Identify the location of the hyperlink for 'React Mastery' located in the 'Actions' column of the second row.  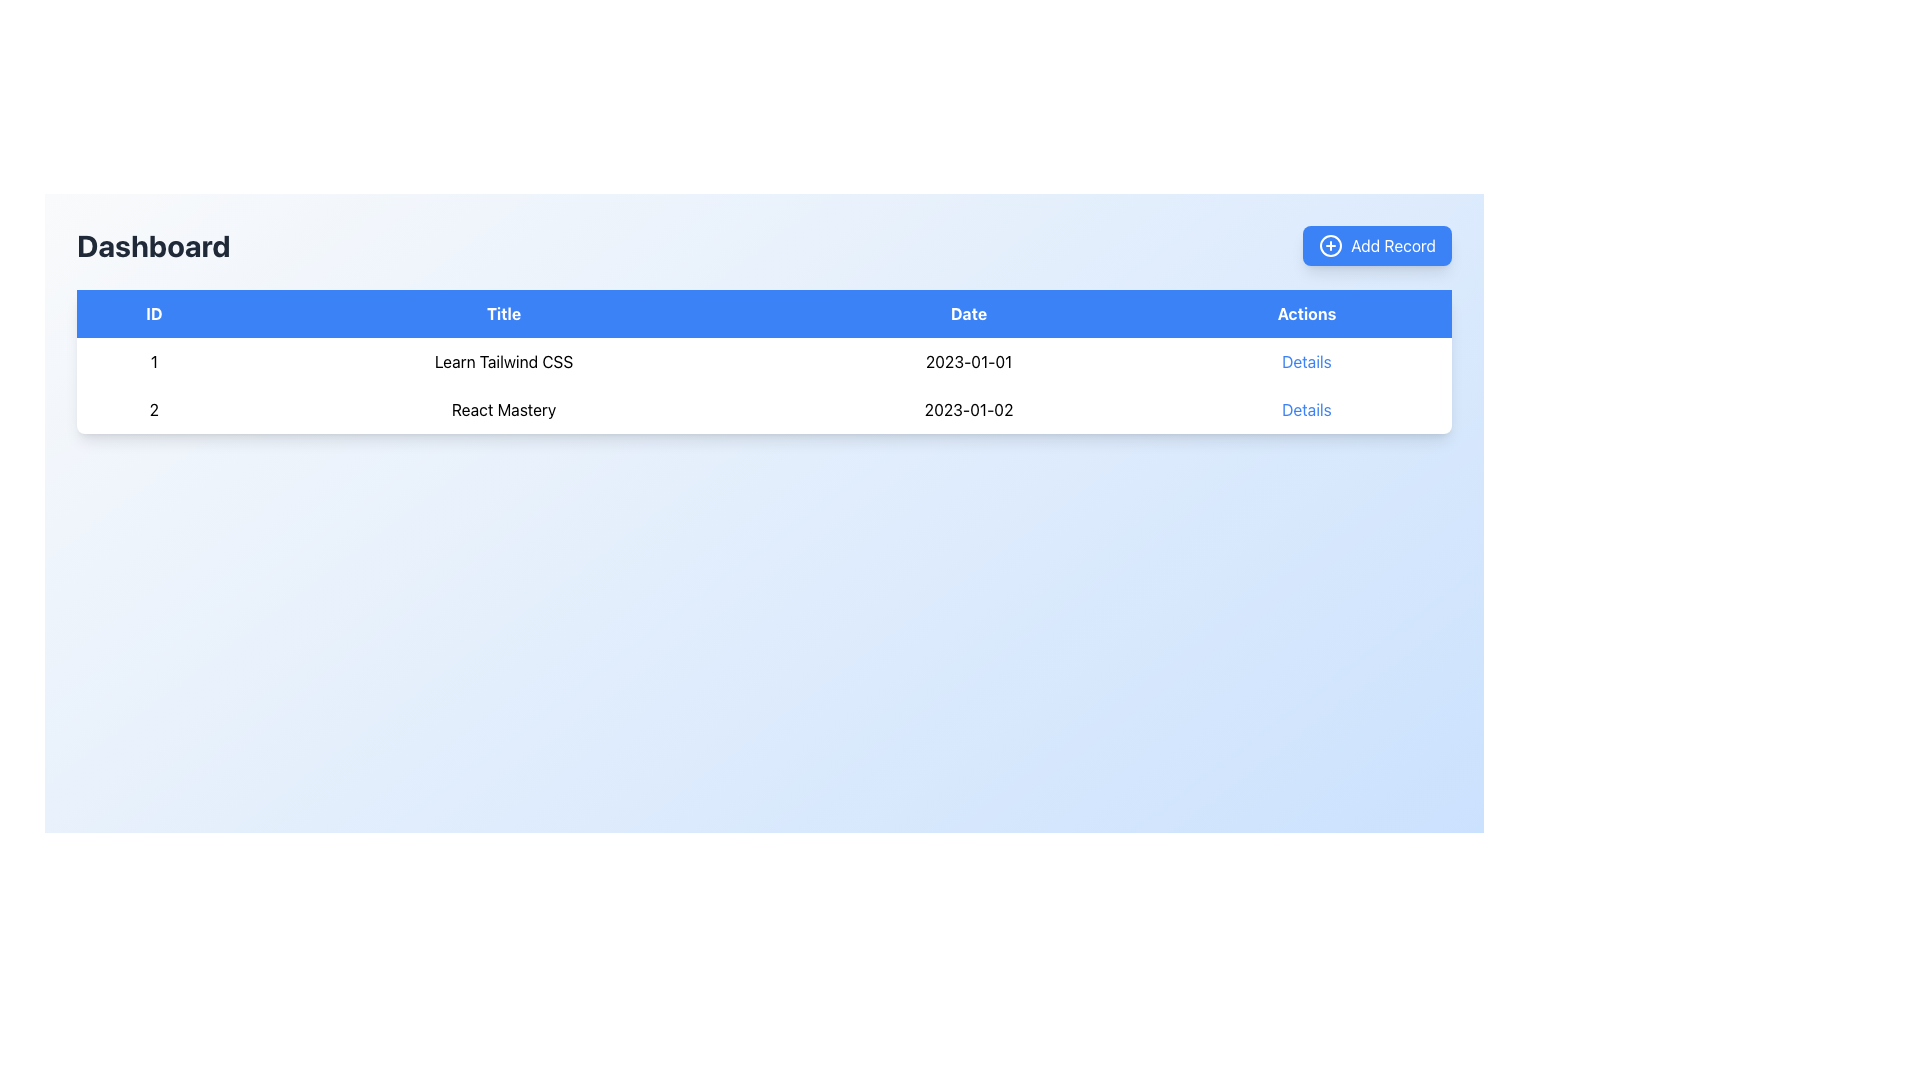
(1306, 408).